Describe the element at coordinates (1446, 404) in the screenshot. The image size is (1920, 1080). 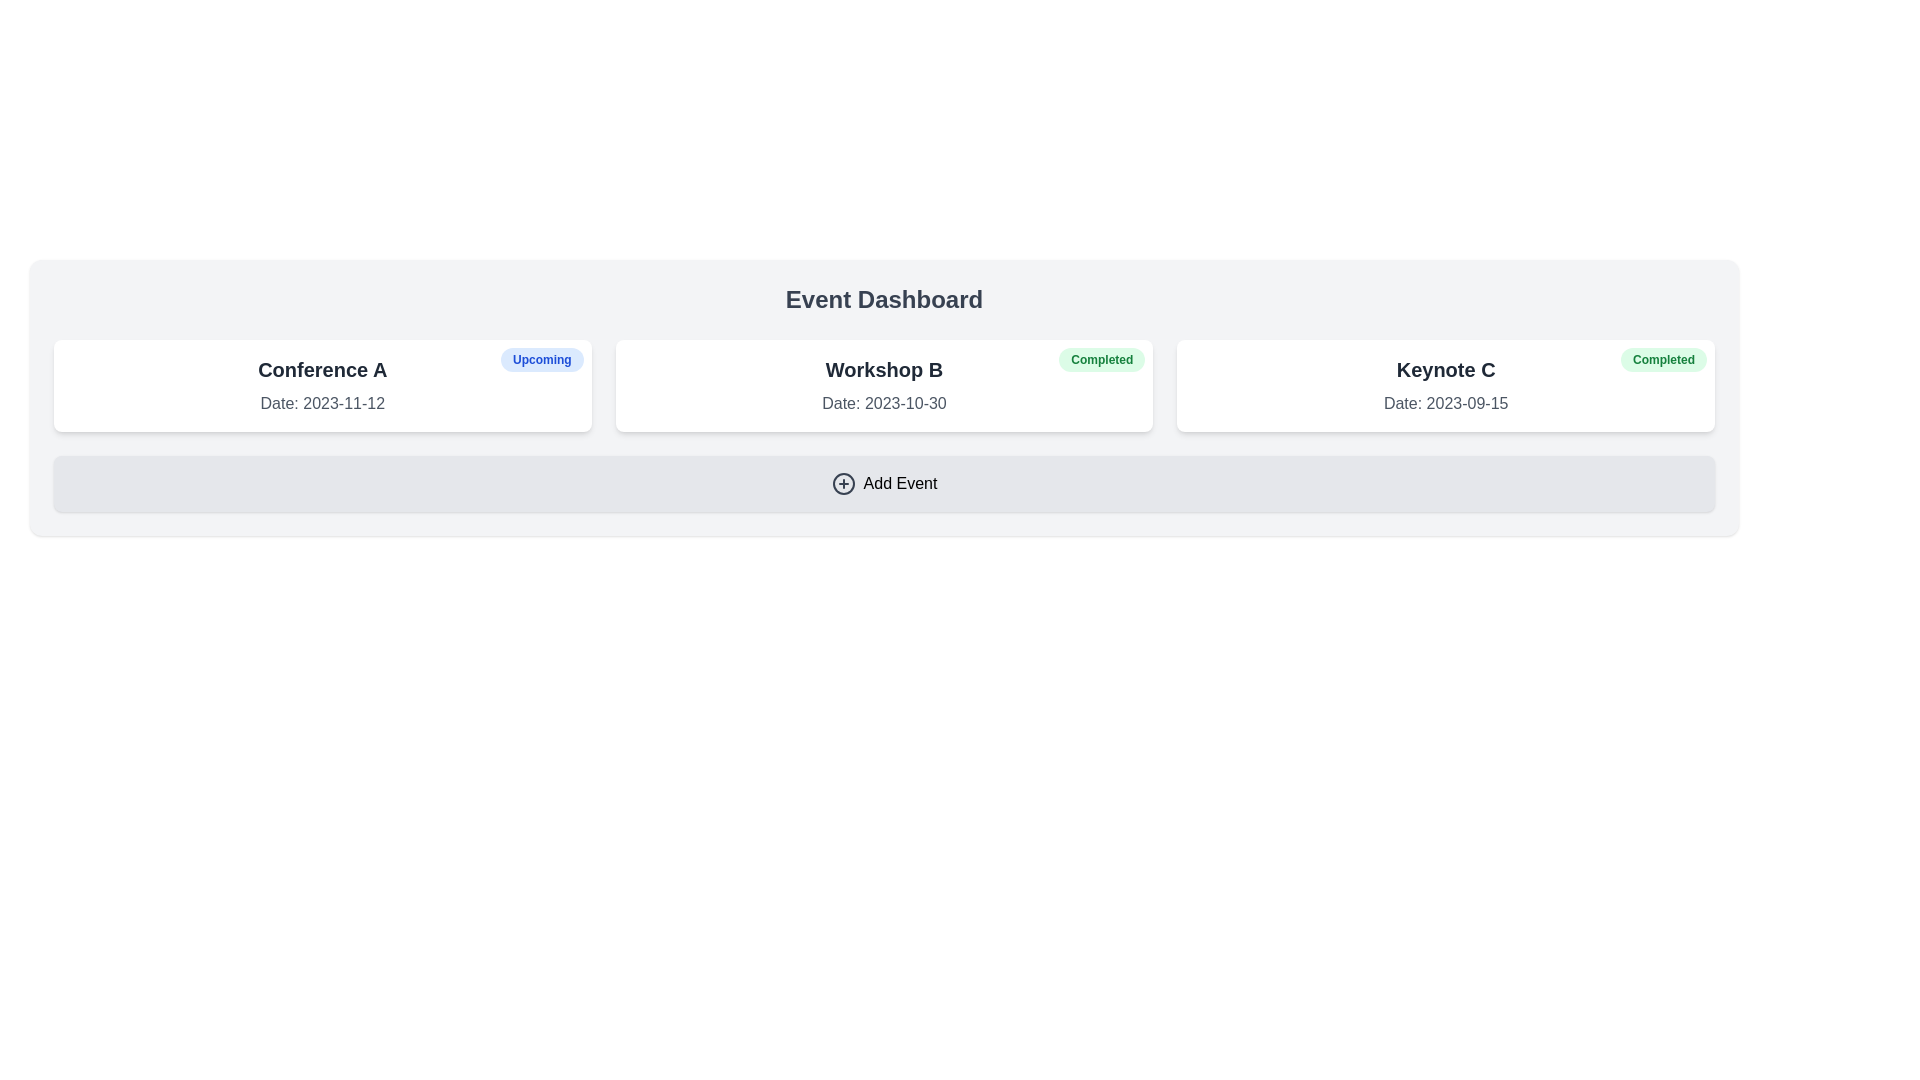
I see `the Text label displaying 'Date: 2023-09-15' within the 'Keynote C' card, located below the title of the card` at that location.